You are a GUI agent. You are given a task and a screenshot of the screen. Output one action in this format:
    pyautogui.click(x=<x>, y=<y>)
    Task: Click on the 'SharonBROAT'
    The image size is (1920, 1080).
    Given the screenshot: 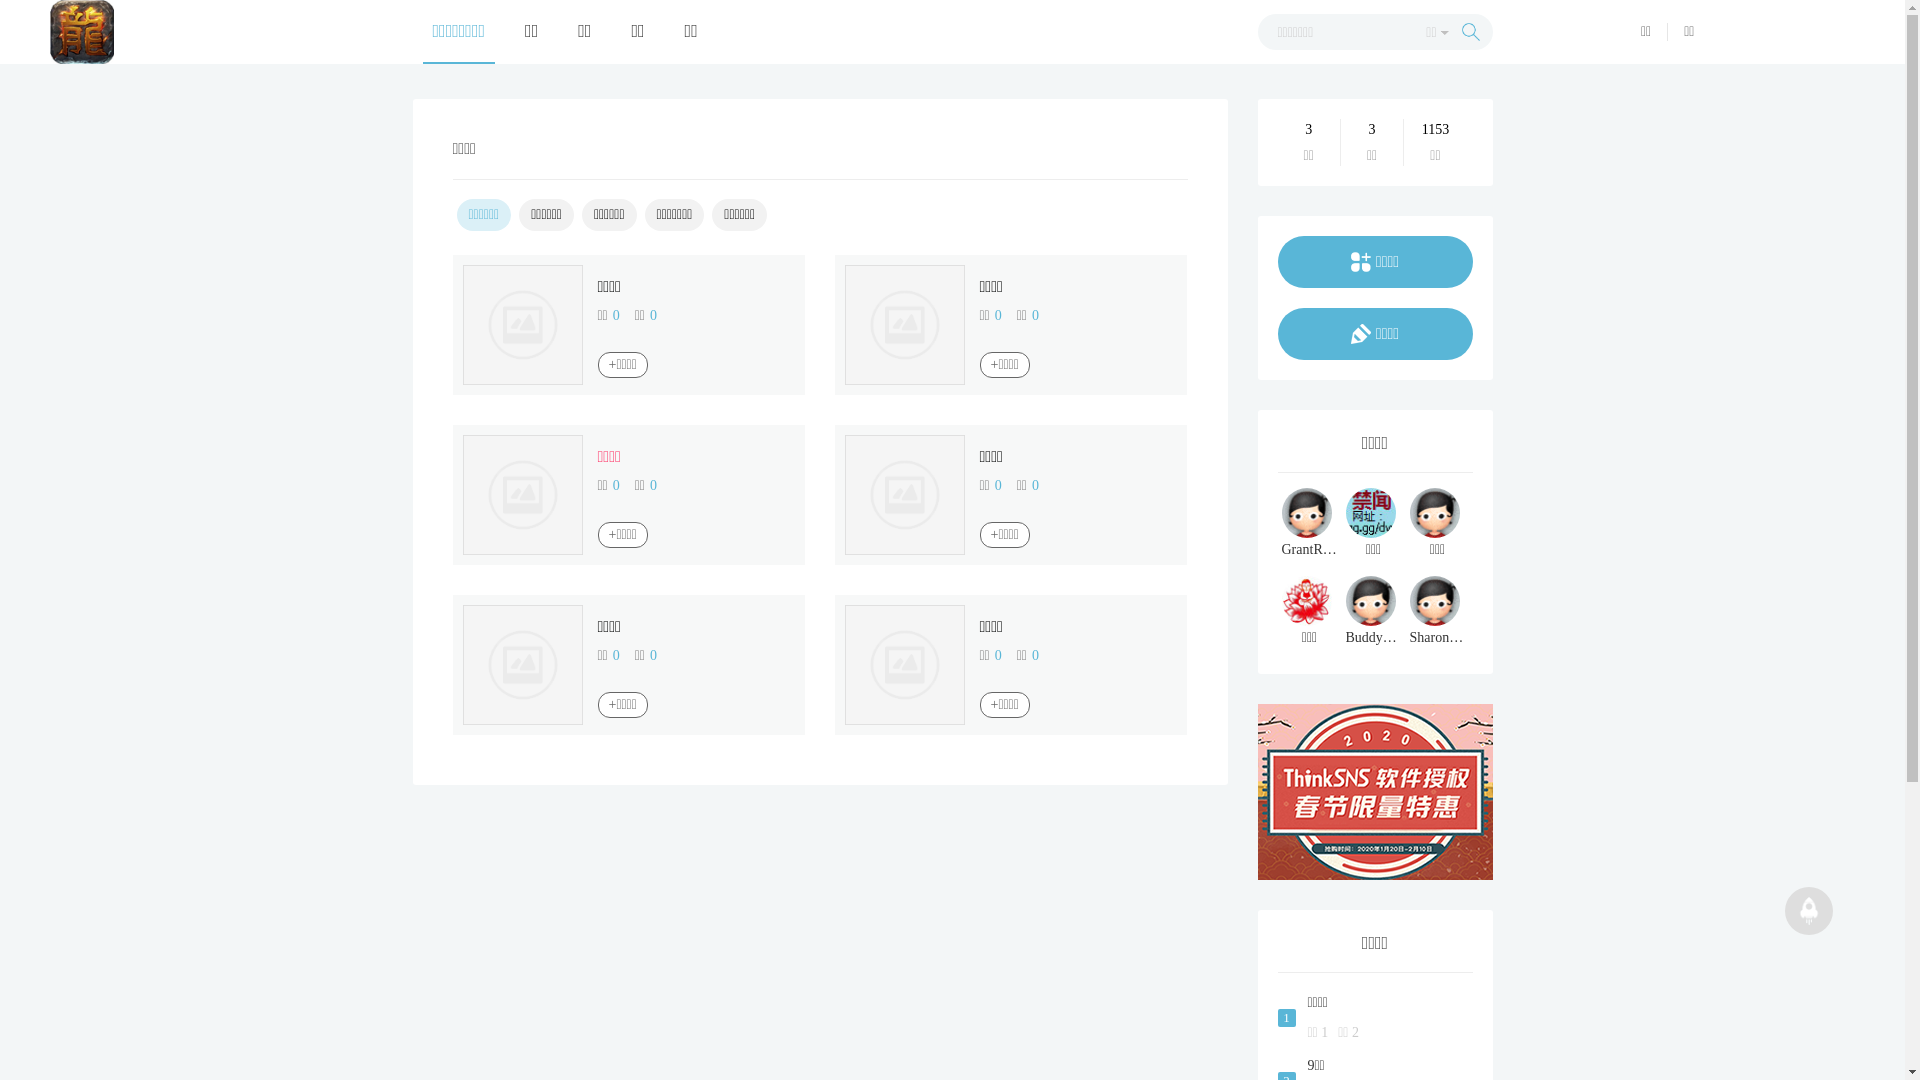 What is the action you would take?
    pyautogui.click(x=1437, y=611)
    